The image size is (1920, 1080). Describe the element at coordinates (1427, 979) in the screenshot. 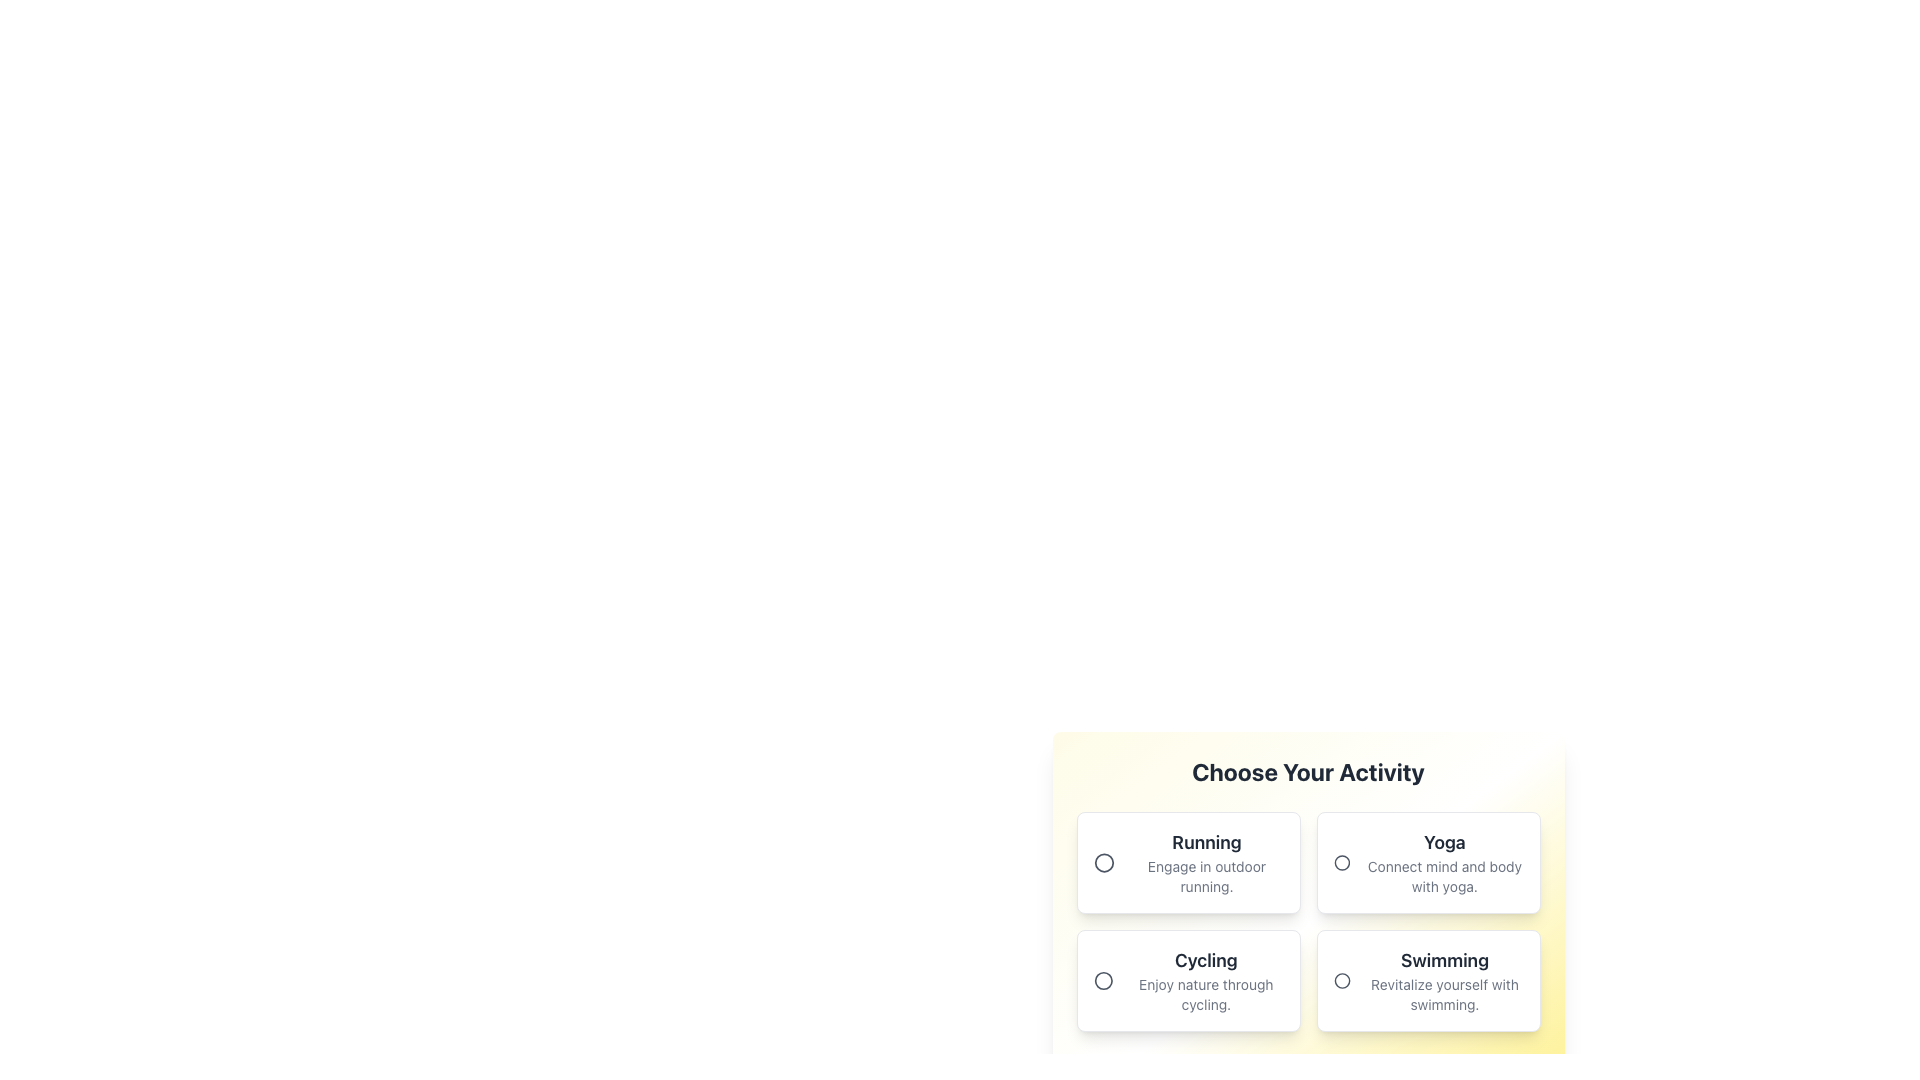

I see `the 'Swimming' option card located in the bottom-right quadrant of the 'Choose Your Activity' grid` at that location.